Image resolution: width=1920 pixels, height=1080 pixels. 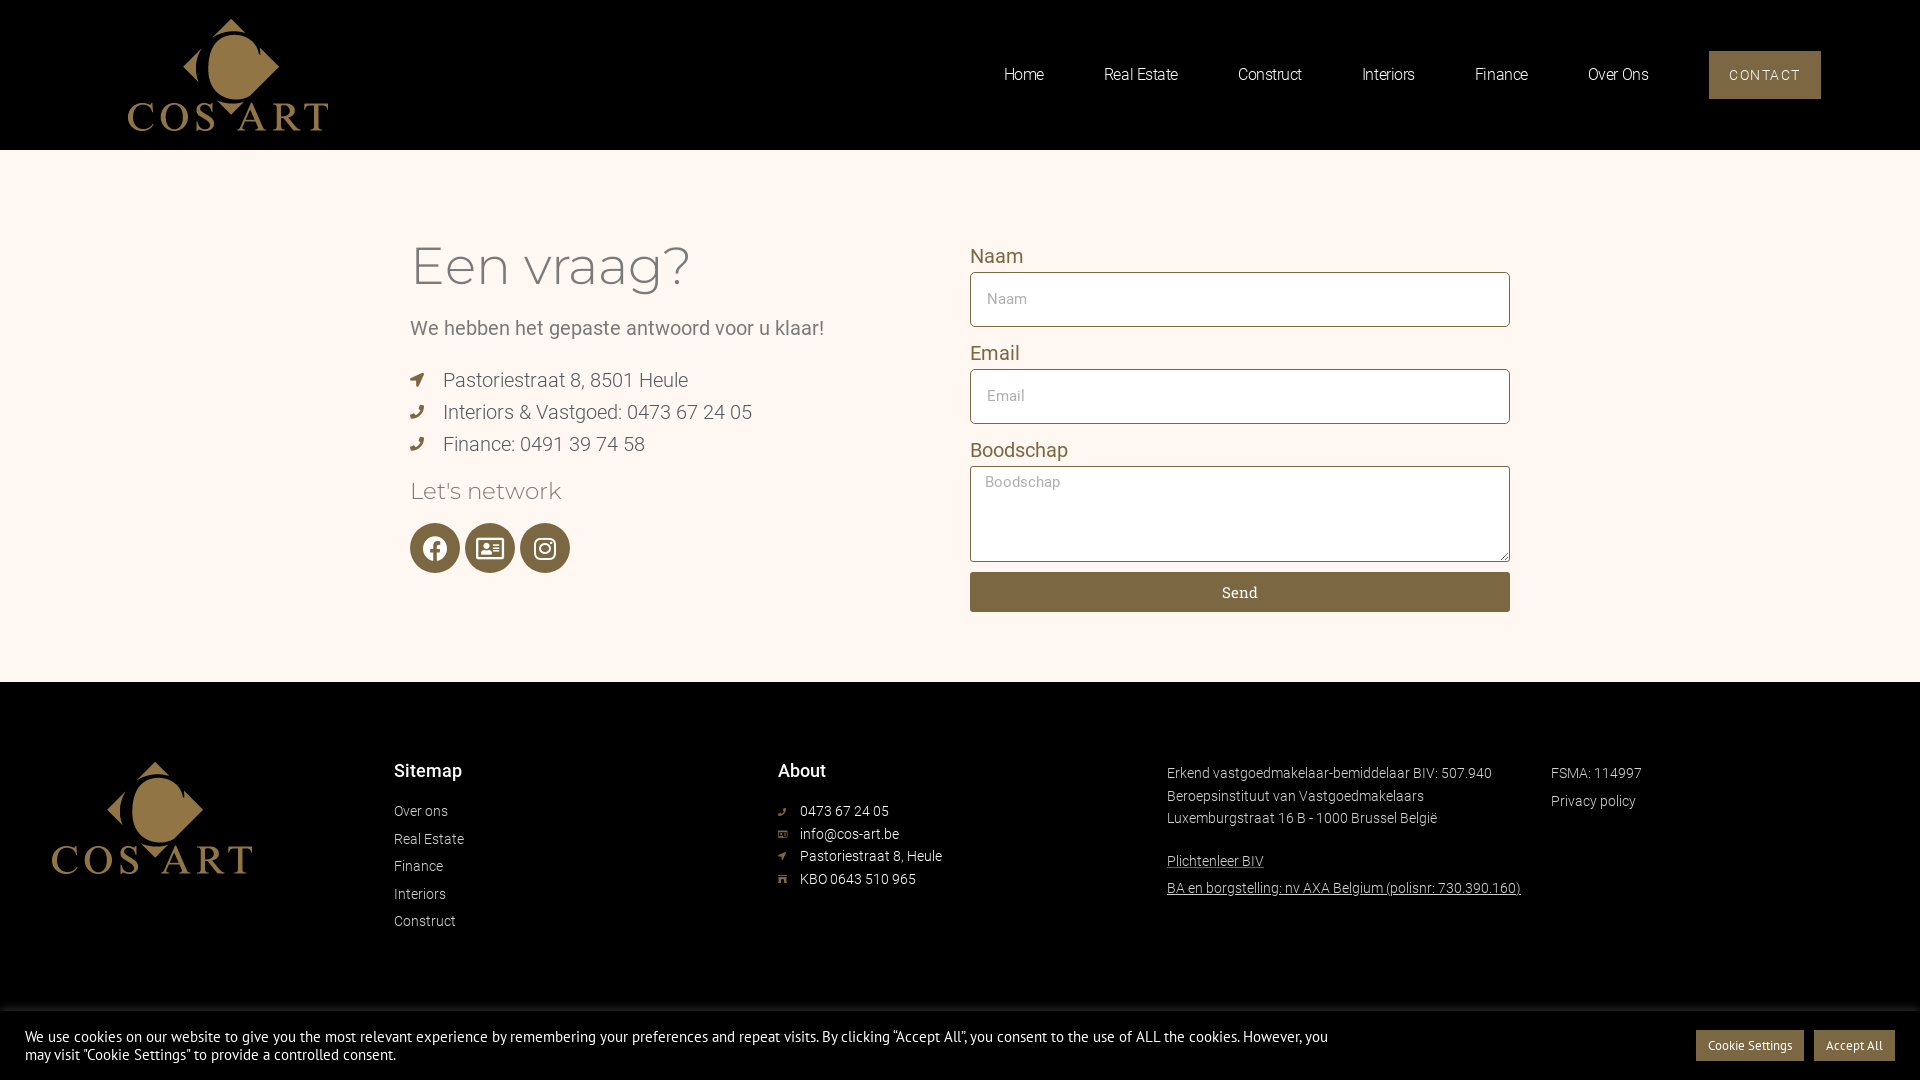 I want to click on 'Over Ons', so click(x=1617, y=73).